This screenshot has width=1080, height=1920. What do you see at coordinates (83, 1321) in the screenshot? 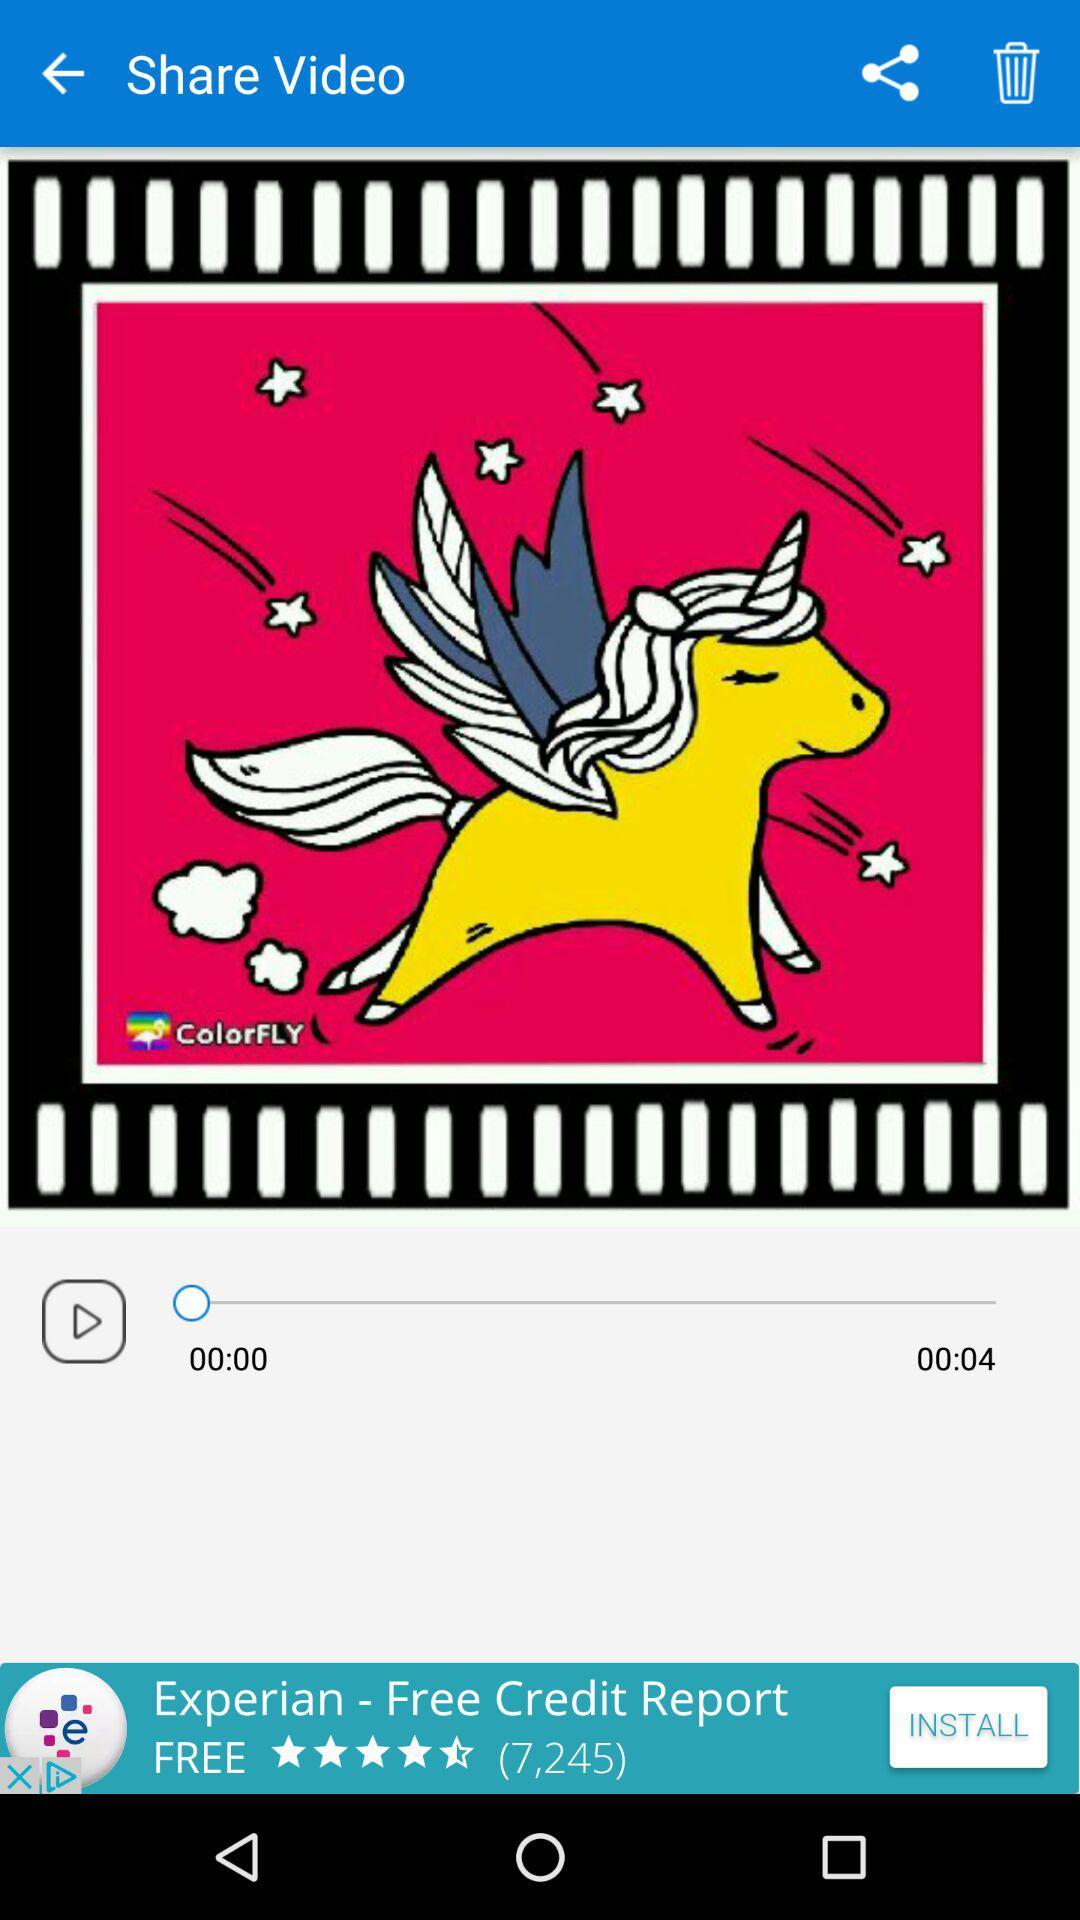
I see `video` at bounding box center [83, 1321].